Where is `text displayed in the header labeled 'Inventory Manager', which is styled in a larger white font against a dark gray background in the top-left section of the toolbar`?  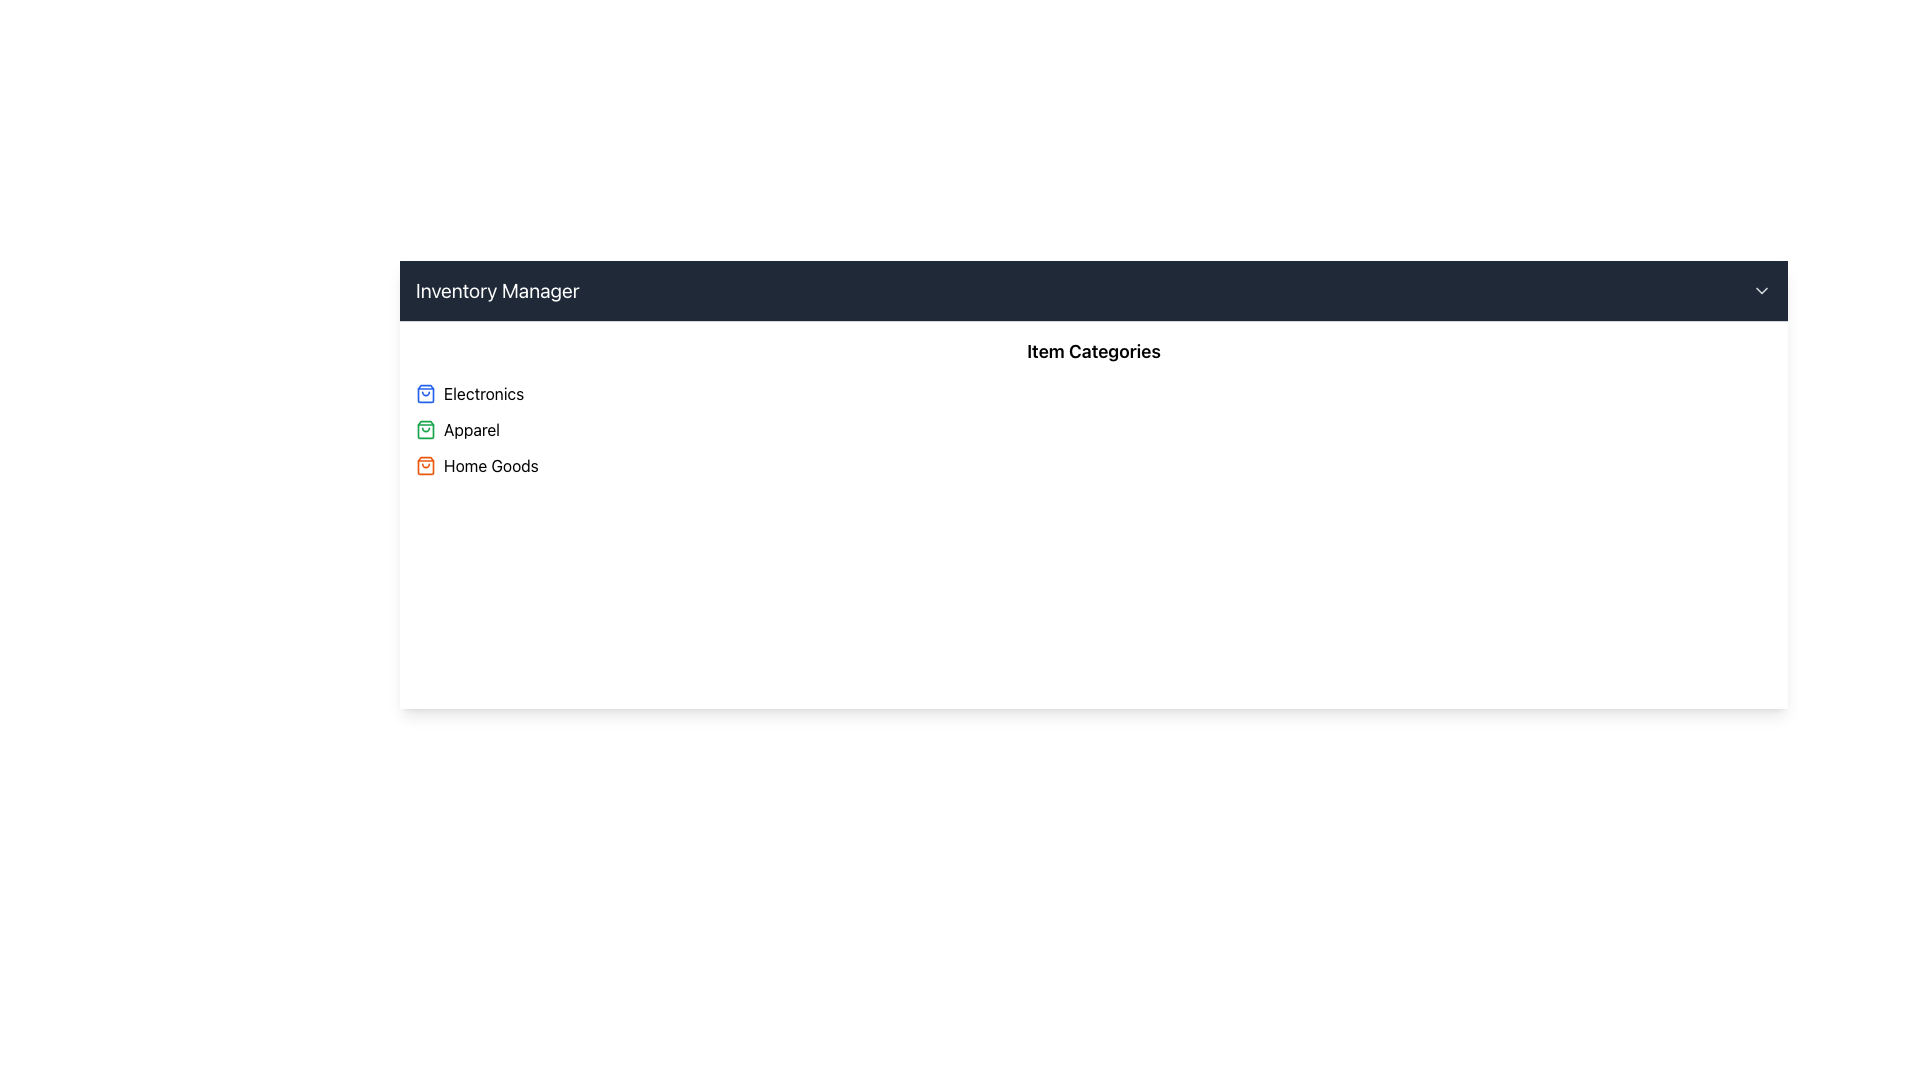 text displayed in the header labeled 'Inventory Manager', which is styled in a larger white font against a dark gray background in the top-left section of the toolbar is located at coordinates (497, 290).